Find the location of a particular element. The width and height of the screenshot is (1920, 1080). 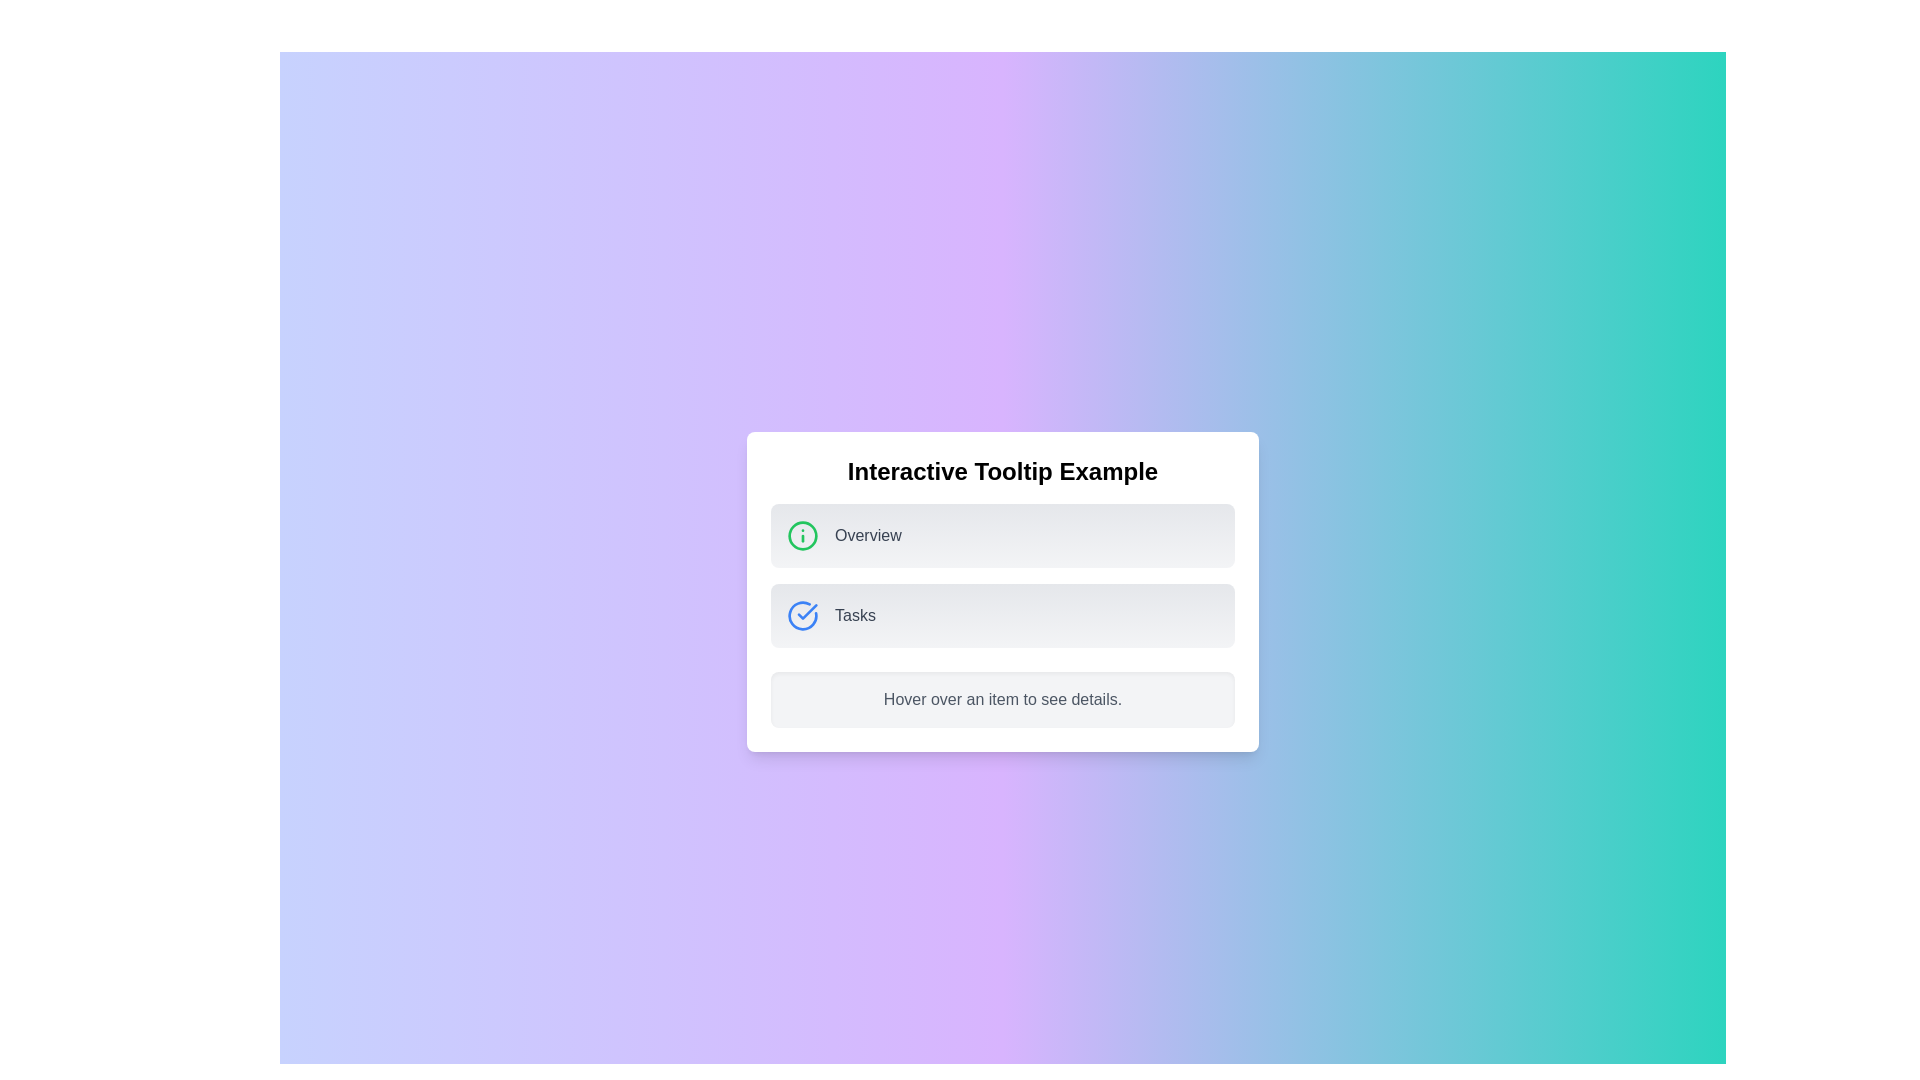

the 'Tasks' Icon located to the left of the text within the second row of the vertically stacked list is located at coordinates (802, 615).